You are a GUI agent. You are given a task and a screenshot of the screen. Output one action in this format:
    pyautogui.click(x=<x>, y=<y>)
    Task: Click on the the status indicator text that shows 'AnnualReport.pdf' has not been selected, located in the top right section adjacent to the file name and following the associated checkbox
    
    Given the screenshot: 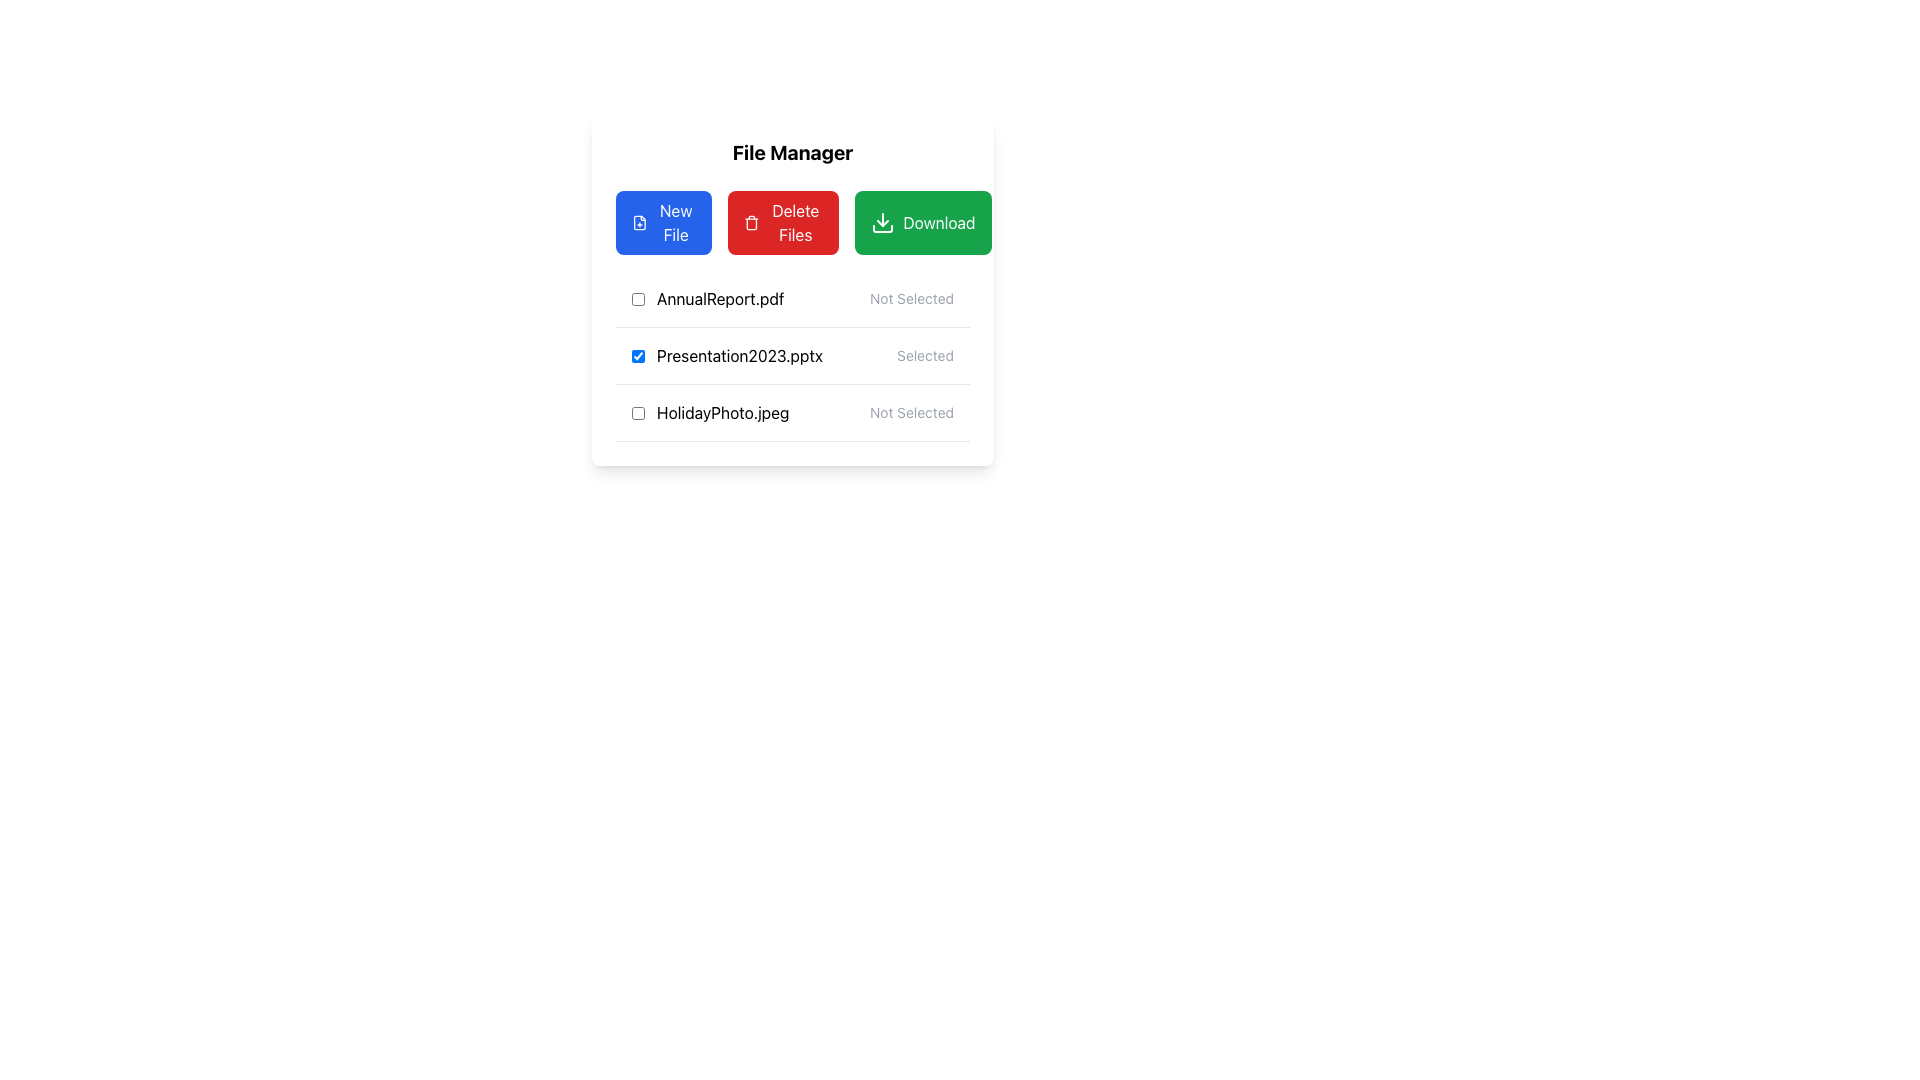 What is the action you would take?
    pyautogui.click(x=911, y=299)
    